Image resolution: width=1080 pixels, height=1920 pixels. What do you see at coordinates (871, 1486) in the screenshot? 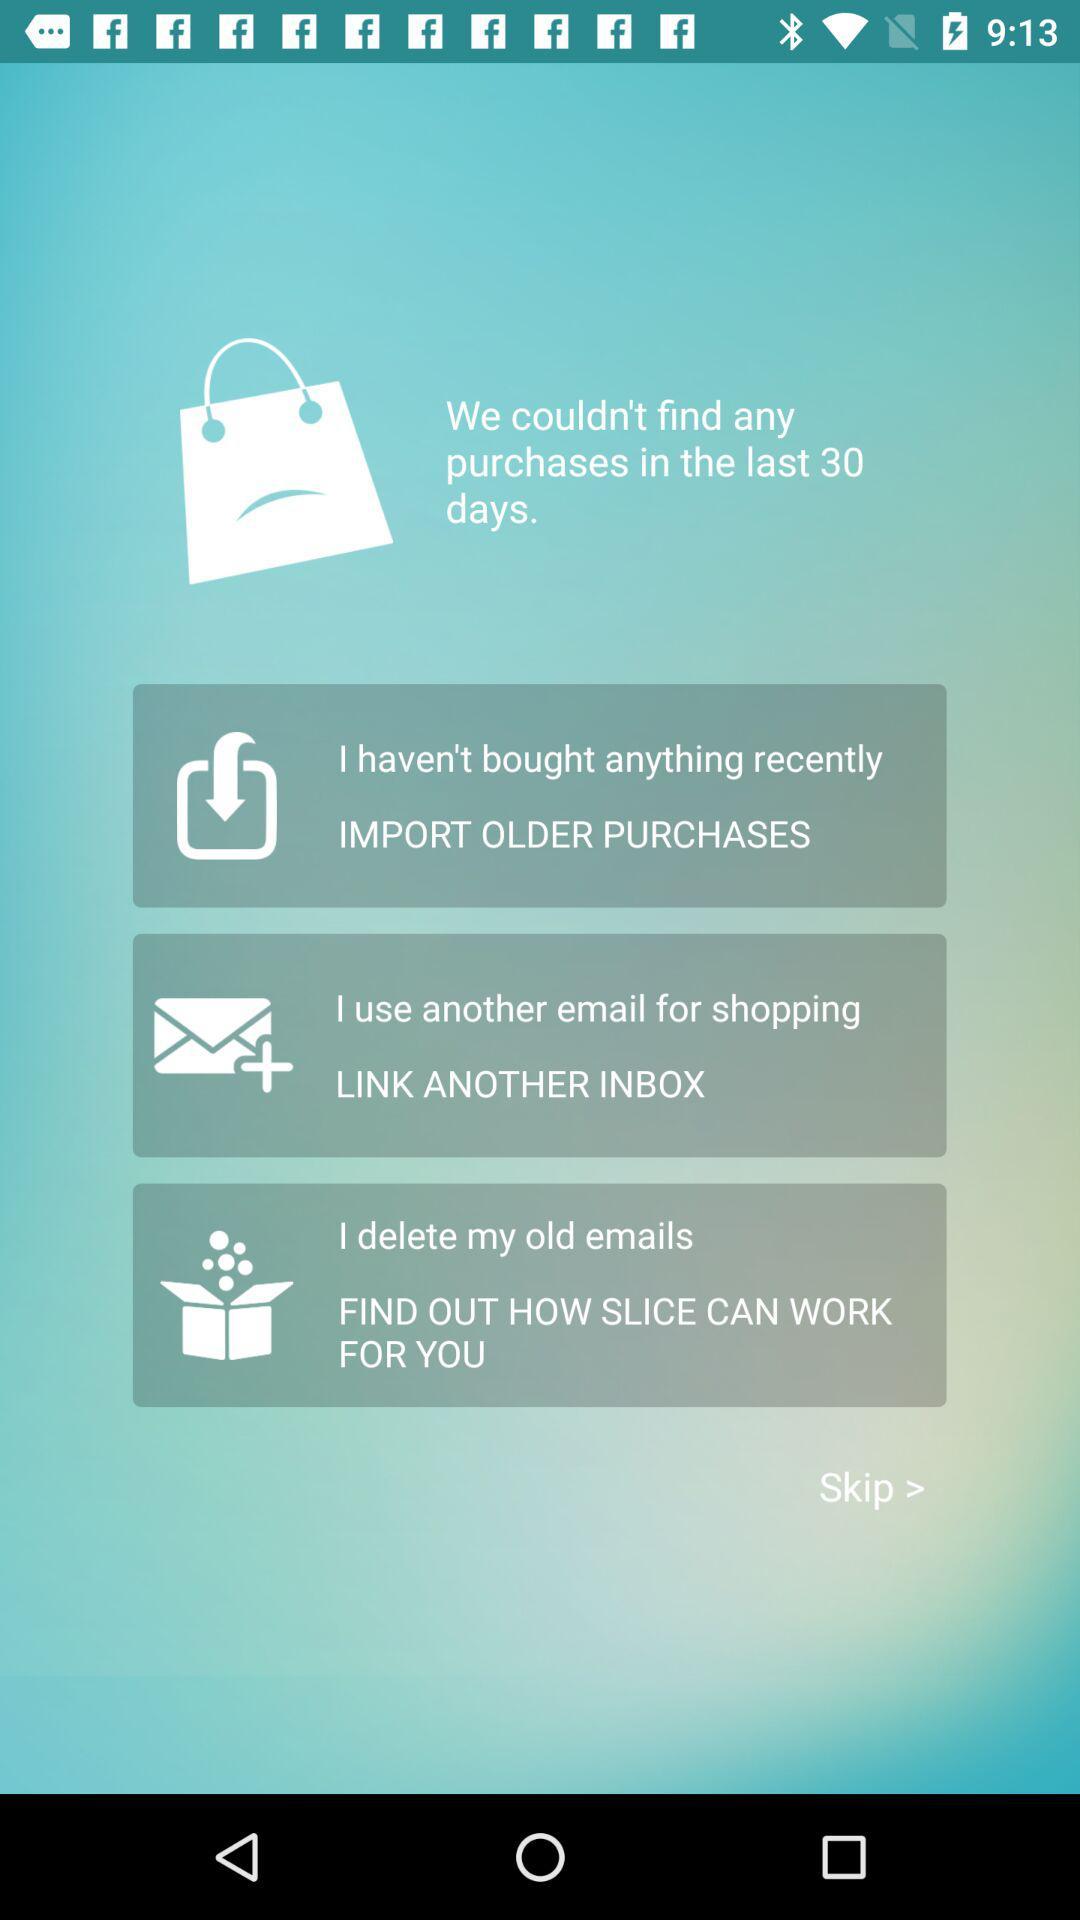
I see `icon below the find out how item` at bounding box center [871, 1486].